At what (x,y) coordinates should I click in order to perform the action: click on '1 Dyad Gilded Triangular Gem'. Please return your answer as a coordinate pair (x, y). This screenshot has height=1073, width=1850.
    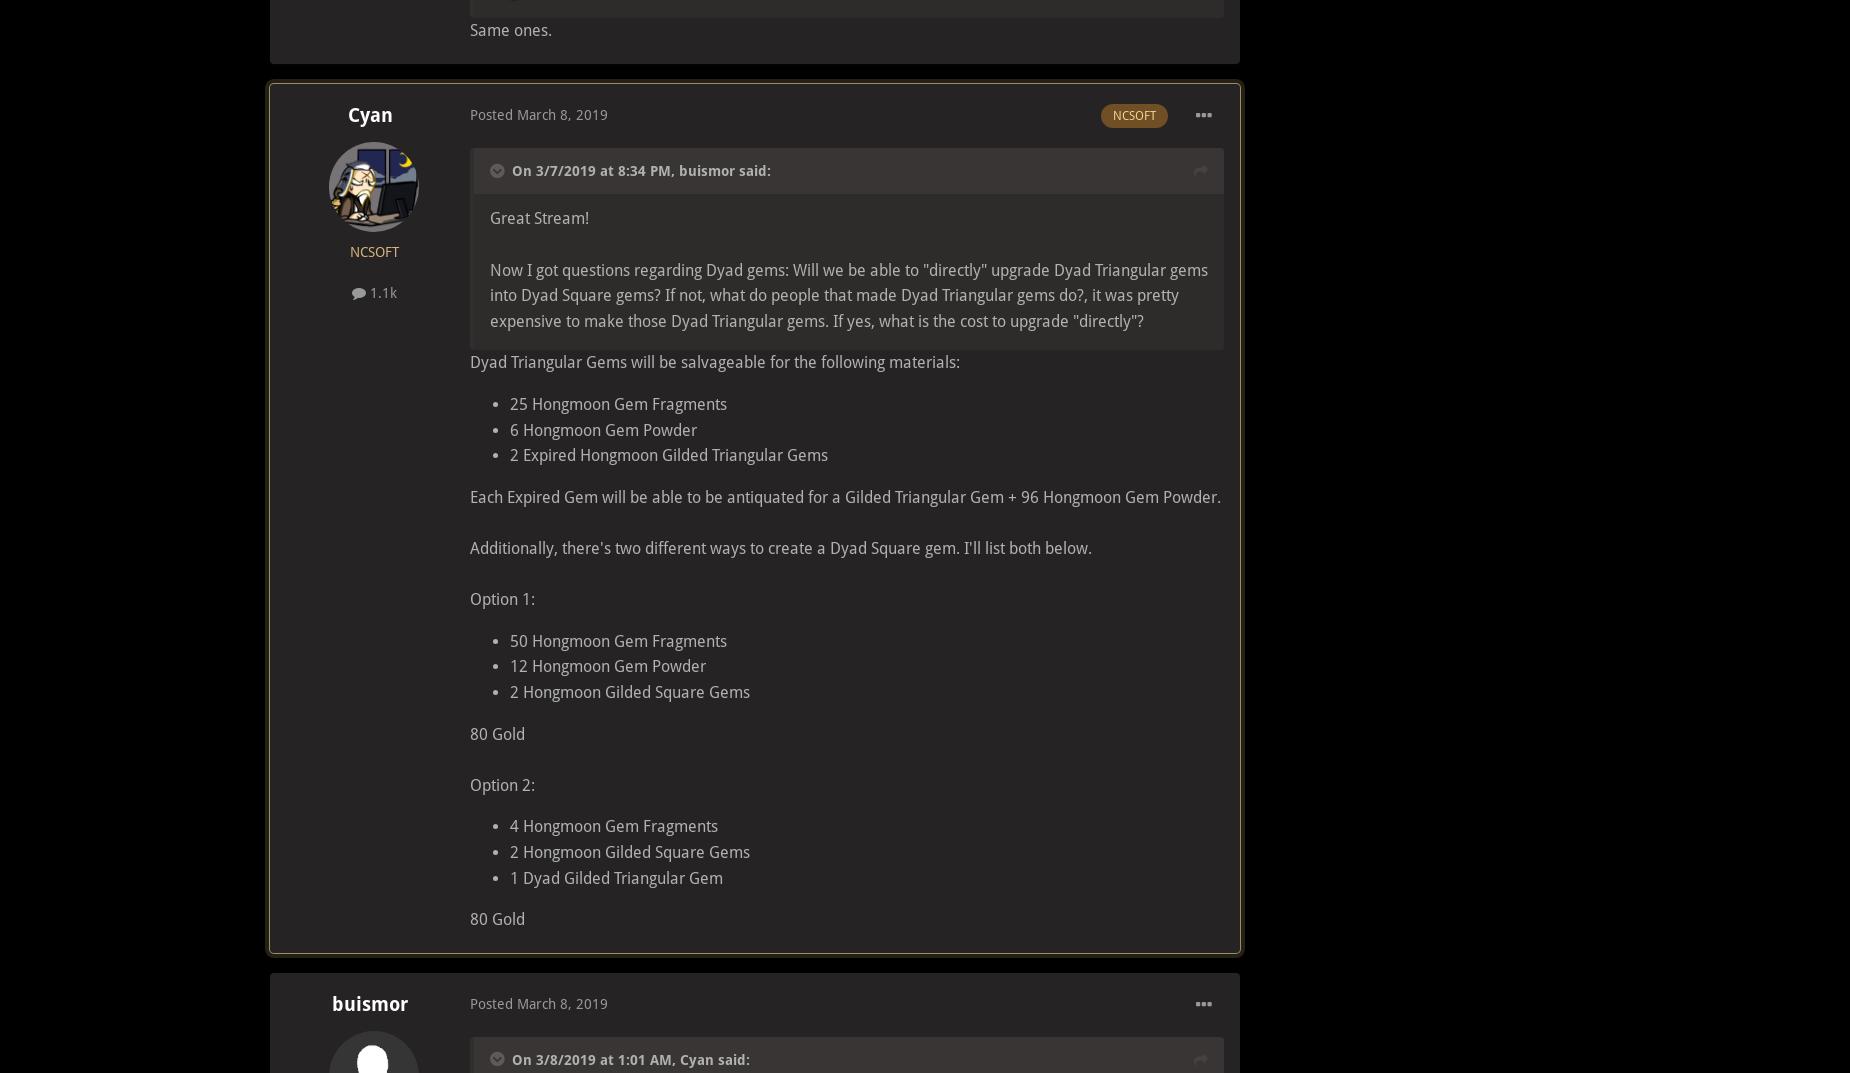
    Looking at the image, I should click on (616, 876).